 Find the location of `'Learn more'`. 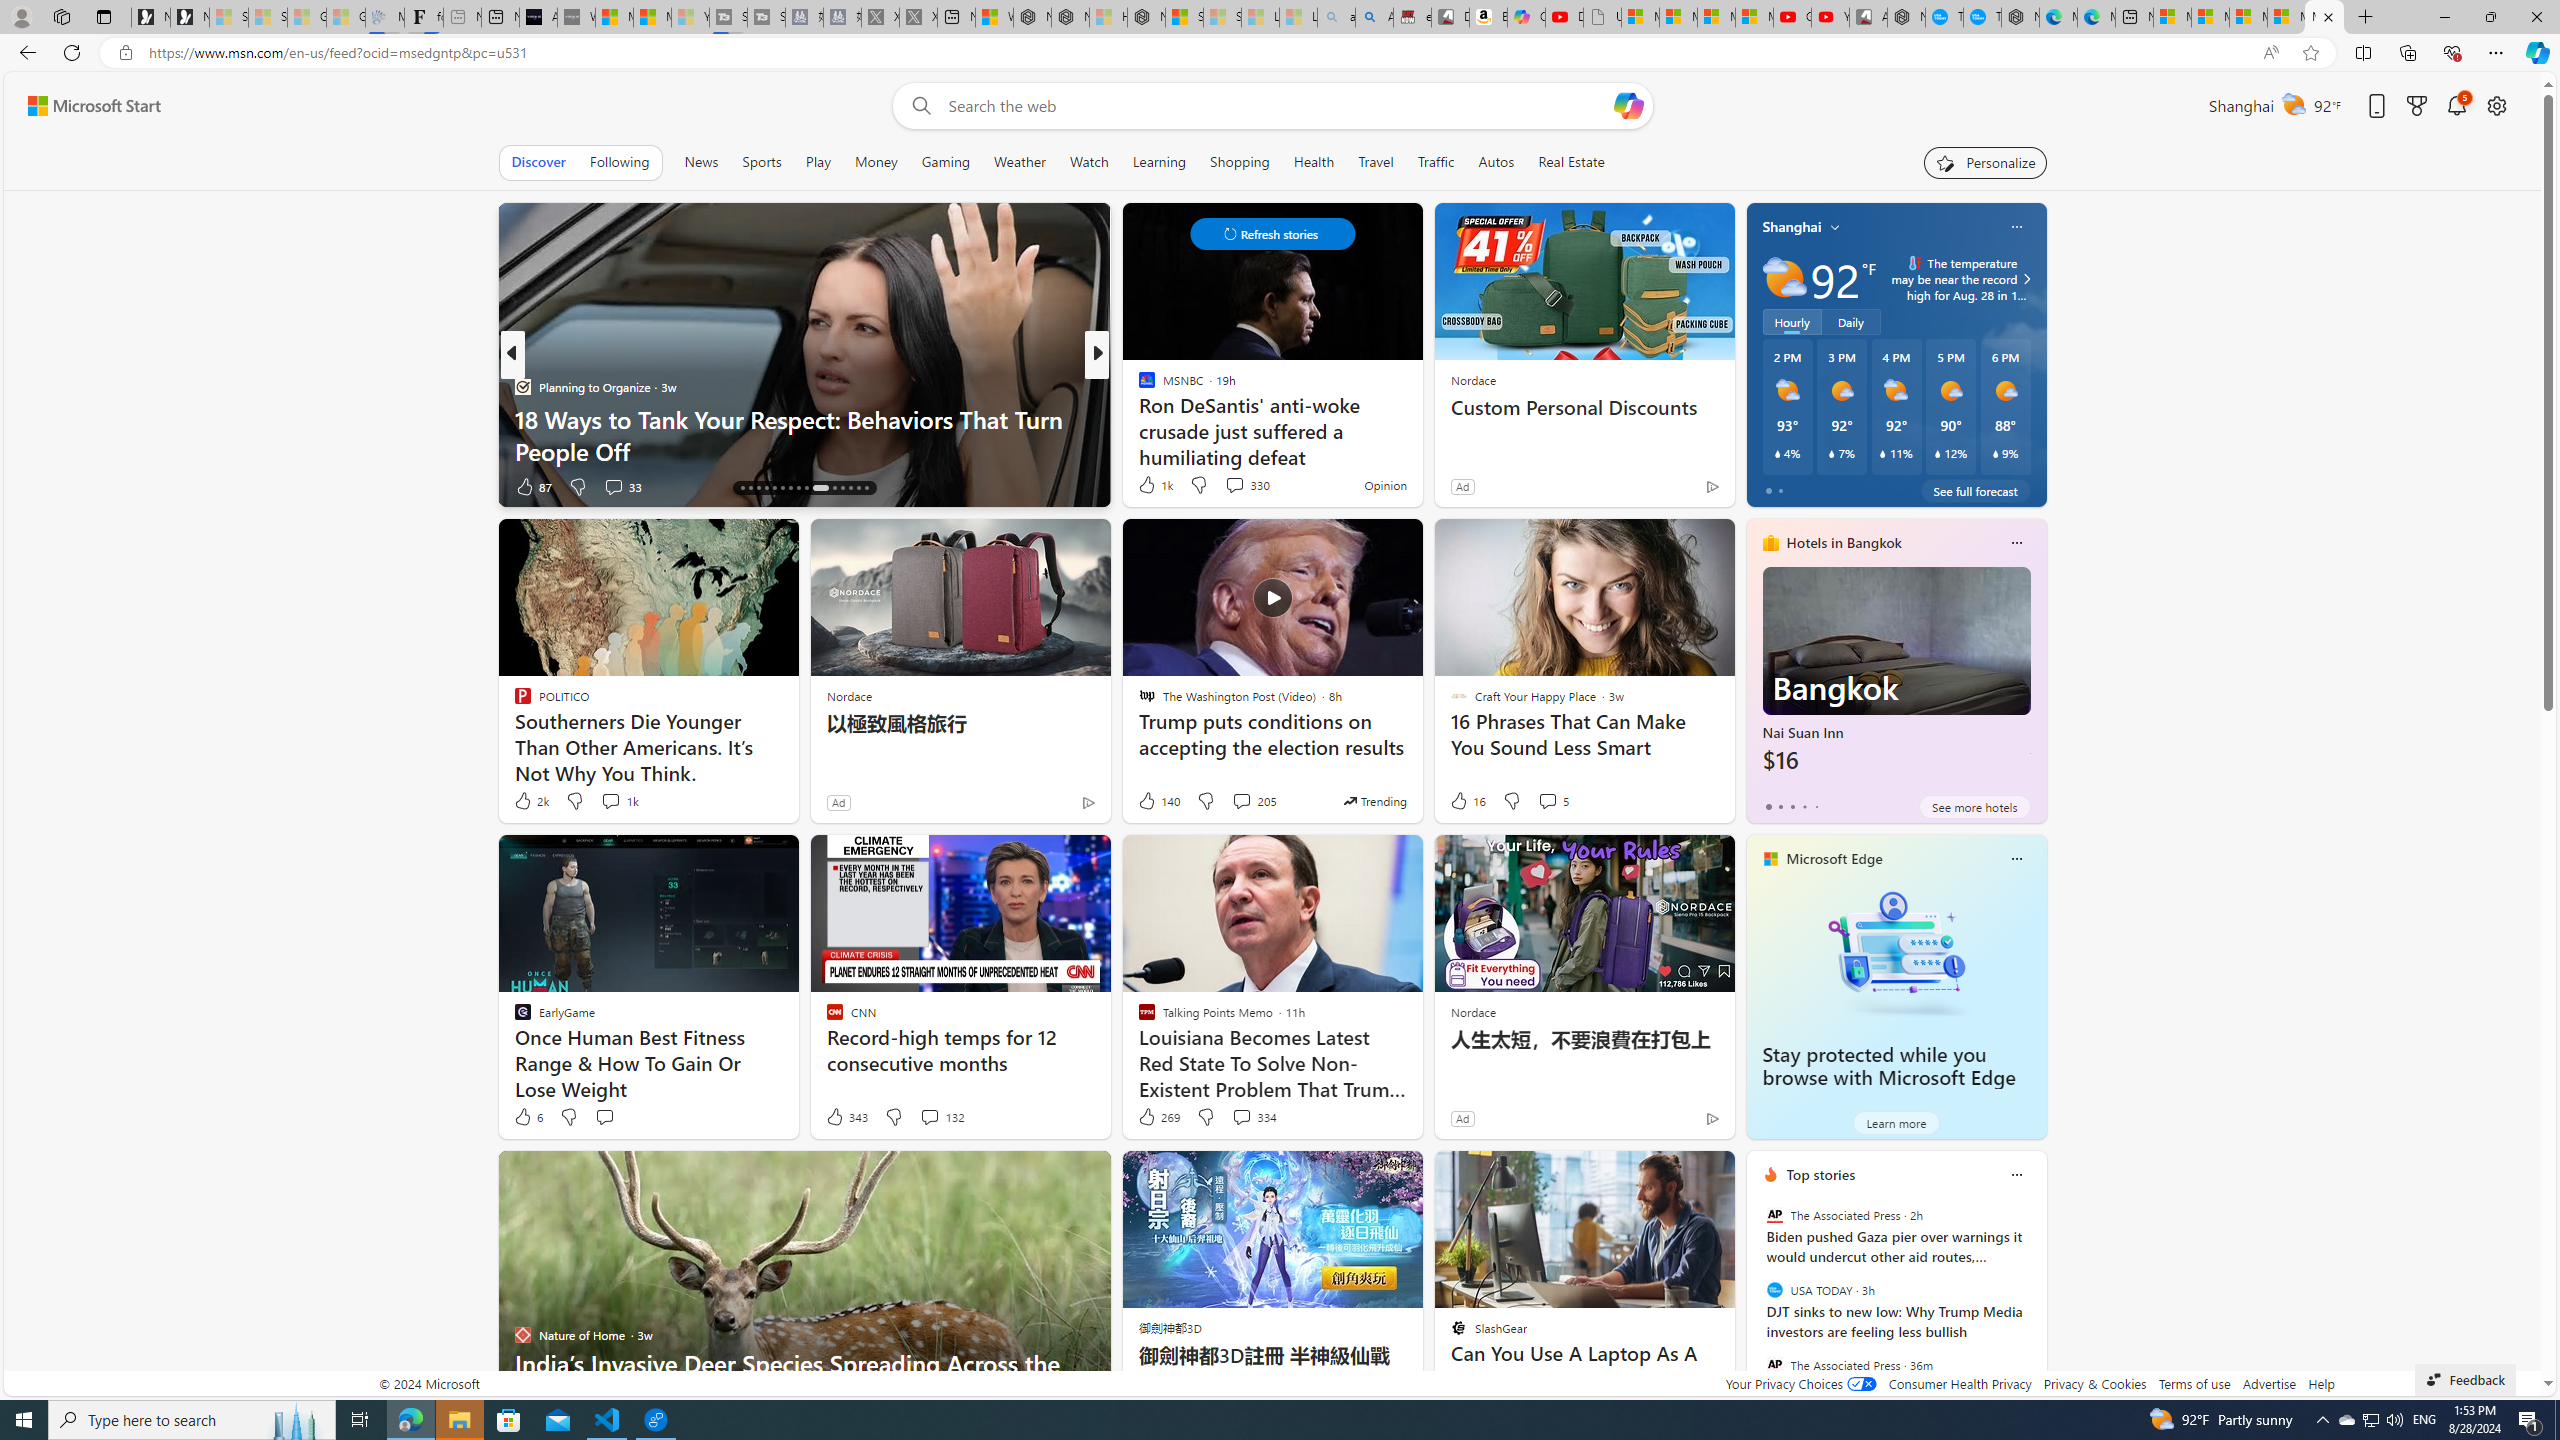

'Learn more' is located at coordinates (1895, 1122).